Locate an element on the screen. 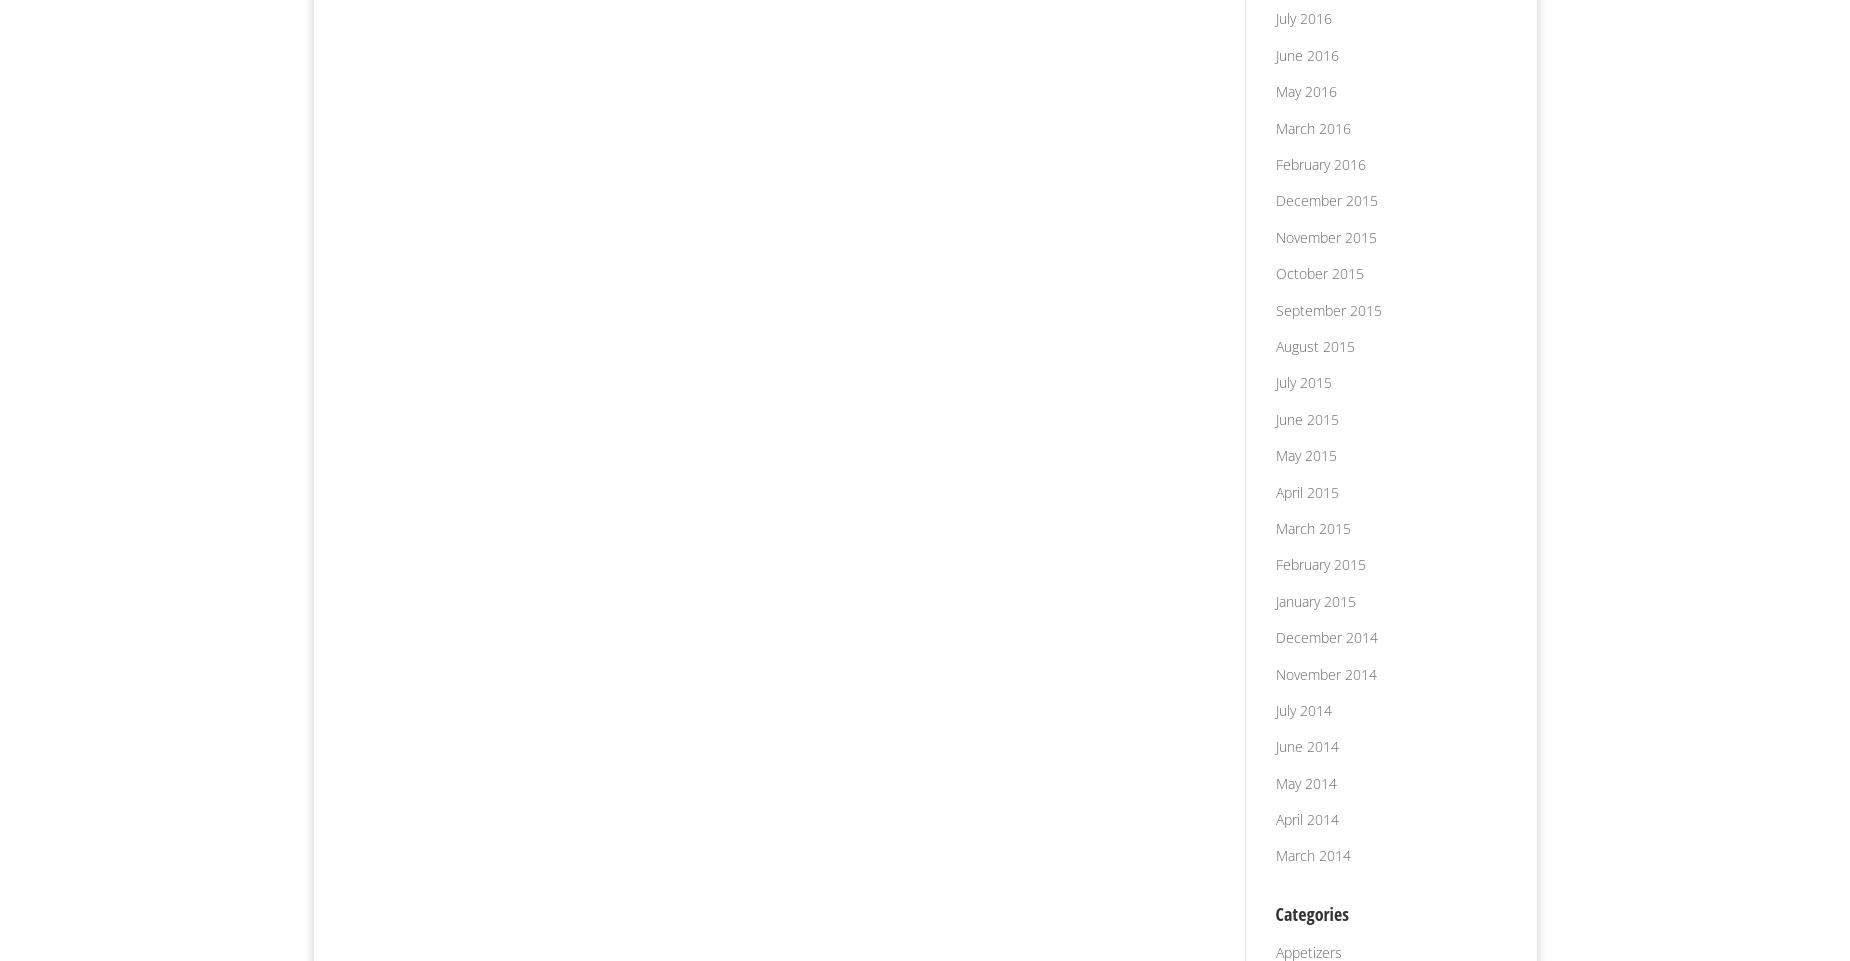 This screenshot has height=961, width=1850. 'February 2015' is located at coordinates (1318, 563).